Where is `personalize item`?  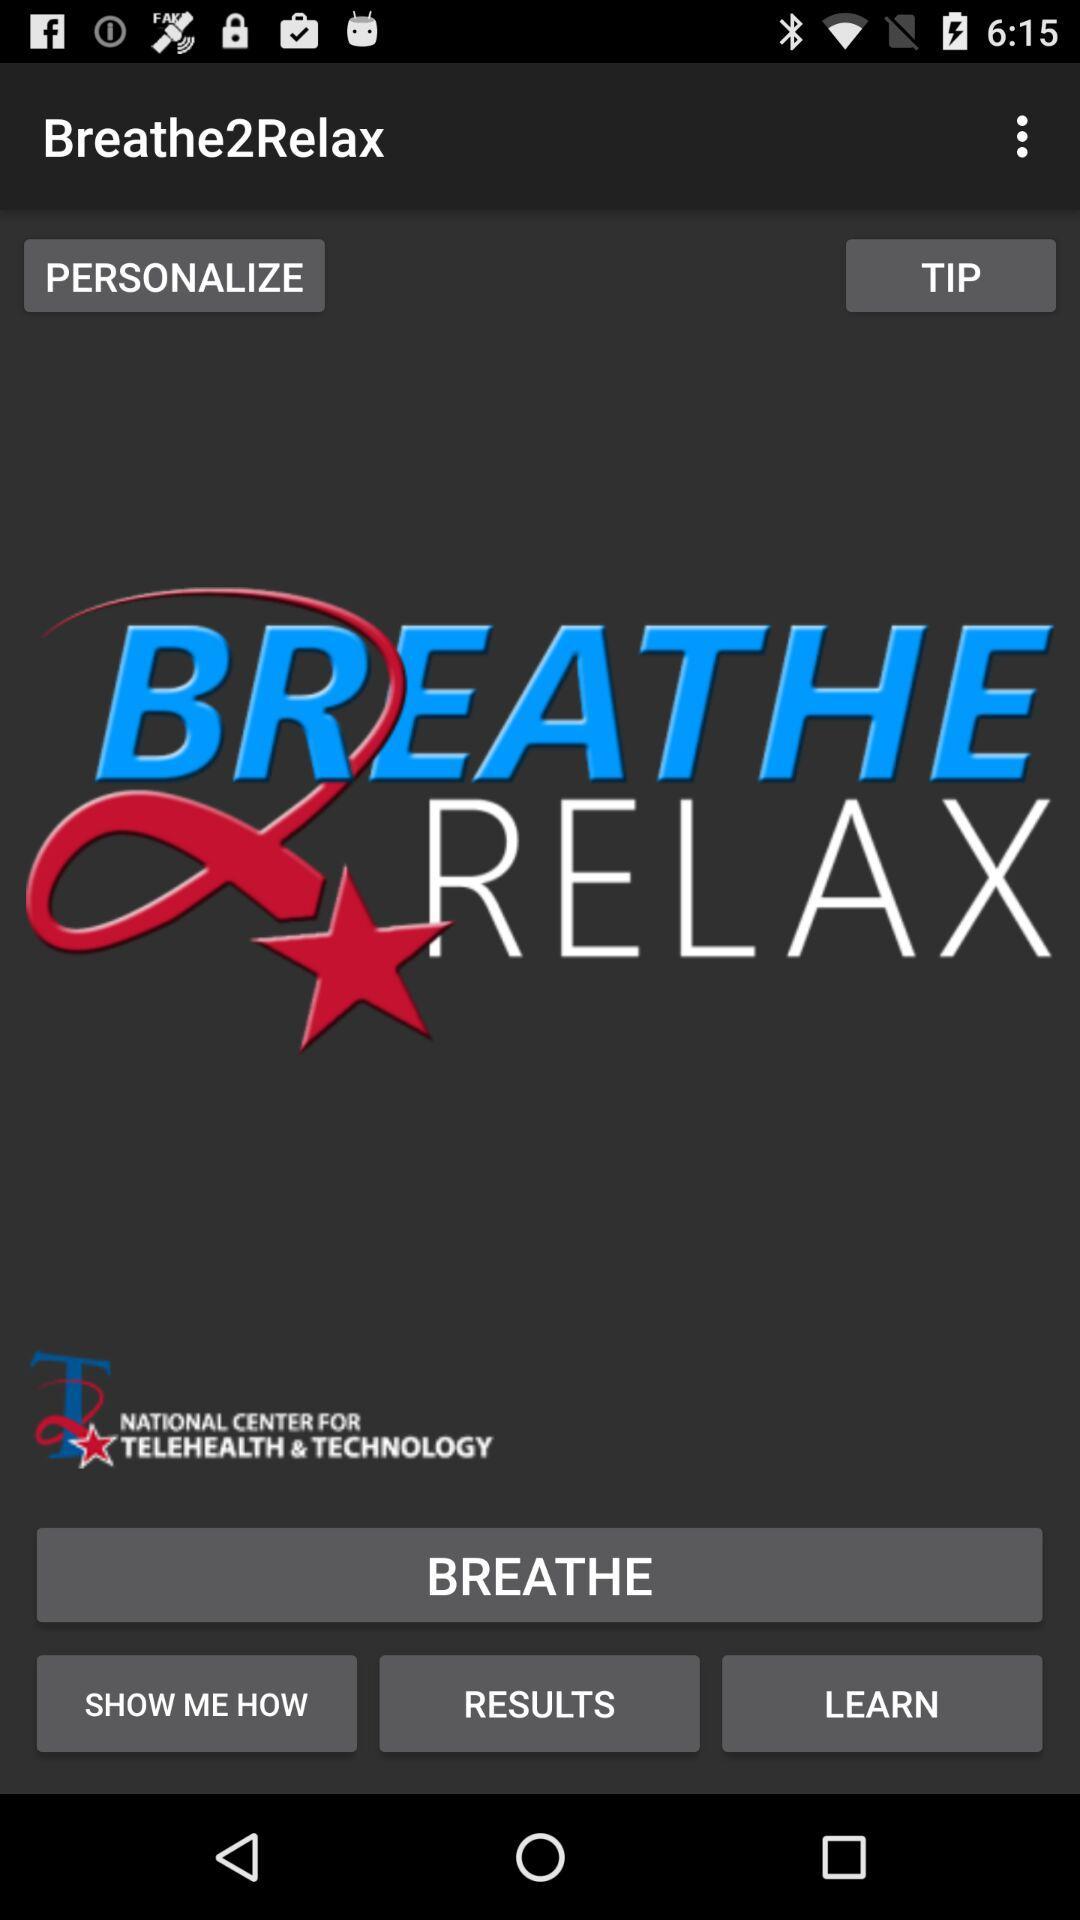
personalize item is located at coordinates (173, 274).